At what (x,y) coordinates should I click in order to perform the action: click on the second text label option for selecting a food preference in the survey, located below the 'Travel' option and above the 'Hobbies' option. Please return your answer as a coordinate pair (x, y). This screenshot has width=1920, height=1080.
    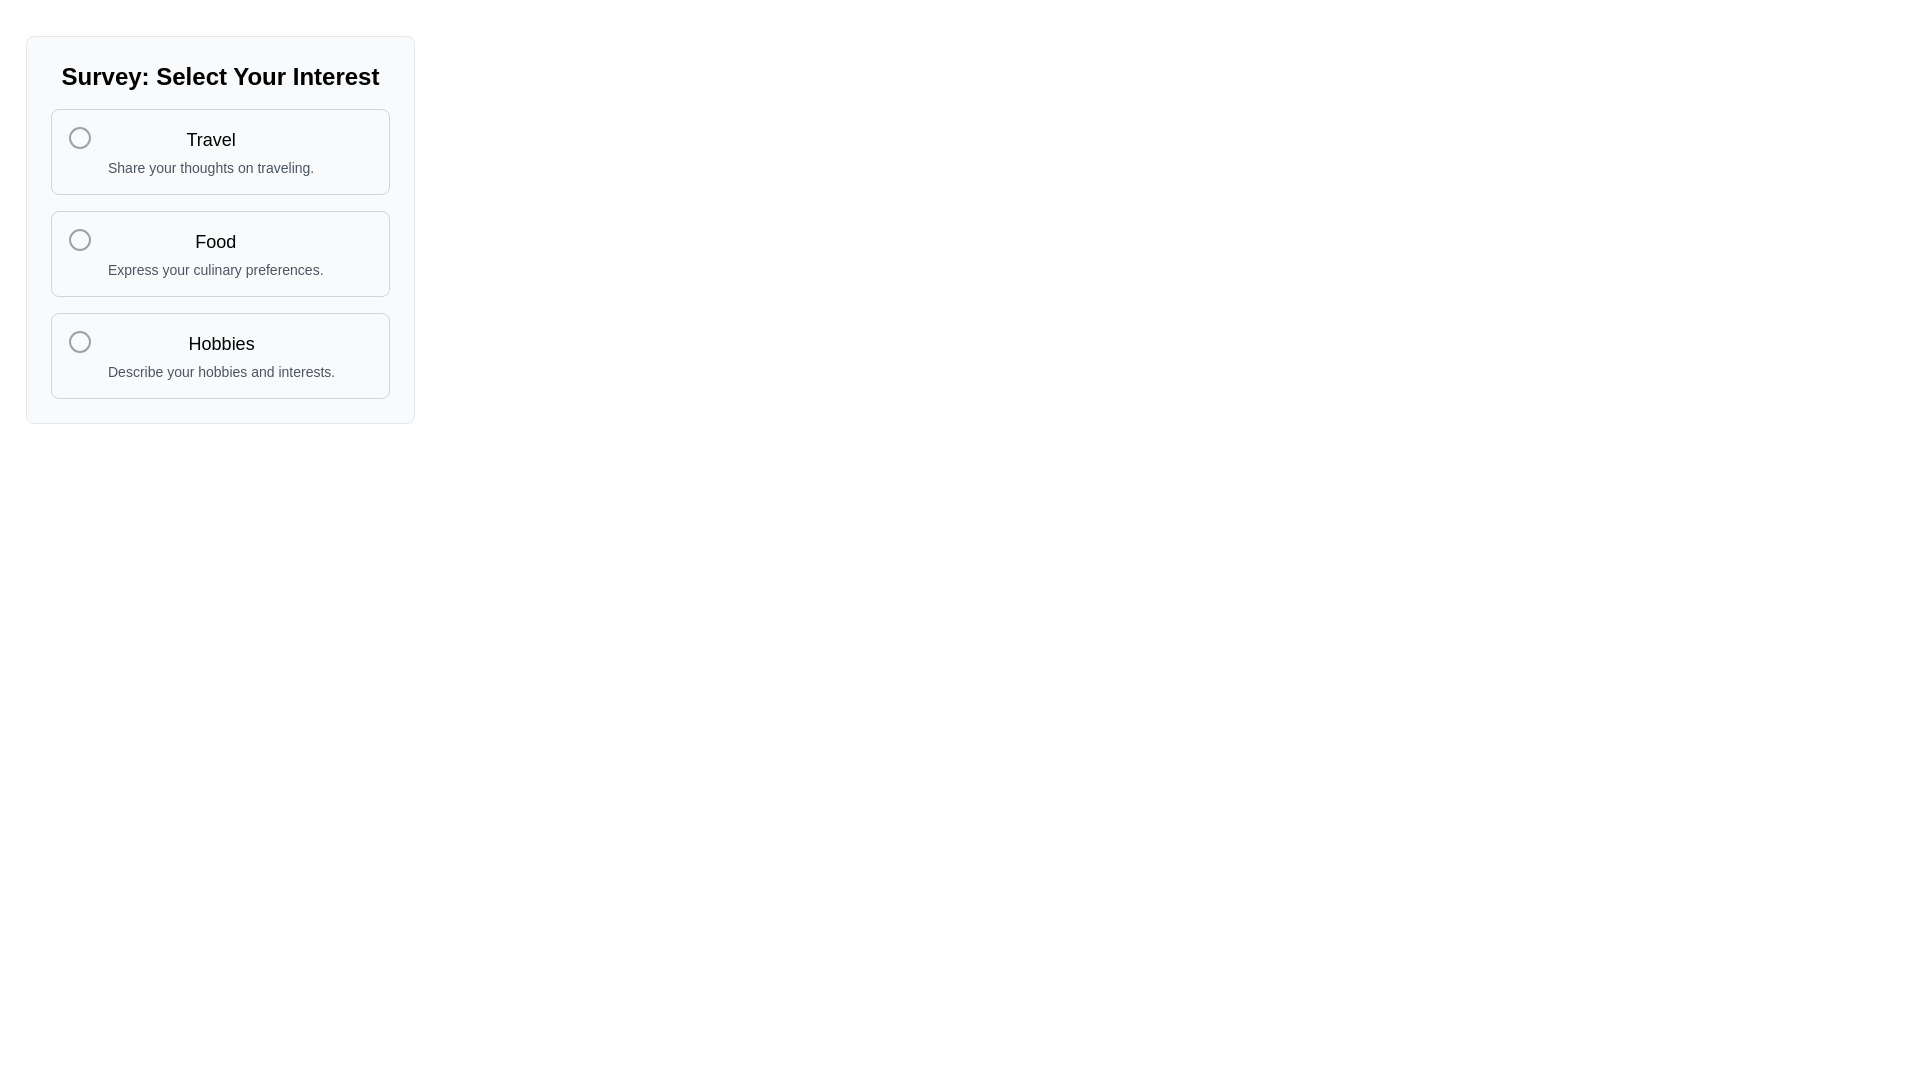
    Looking at the image, I should click on (215, 253).